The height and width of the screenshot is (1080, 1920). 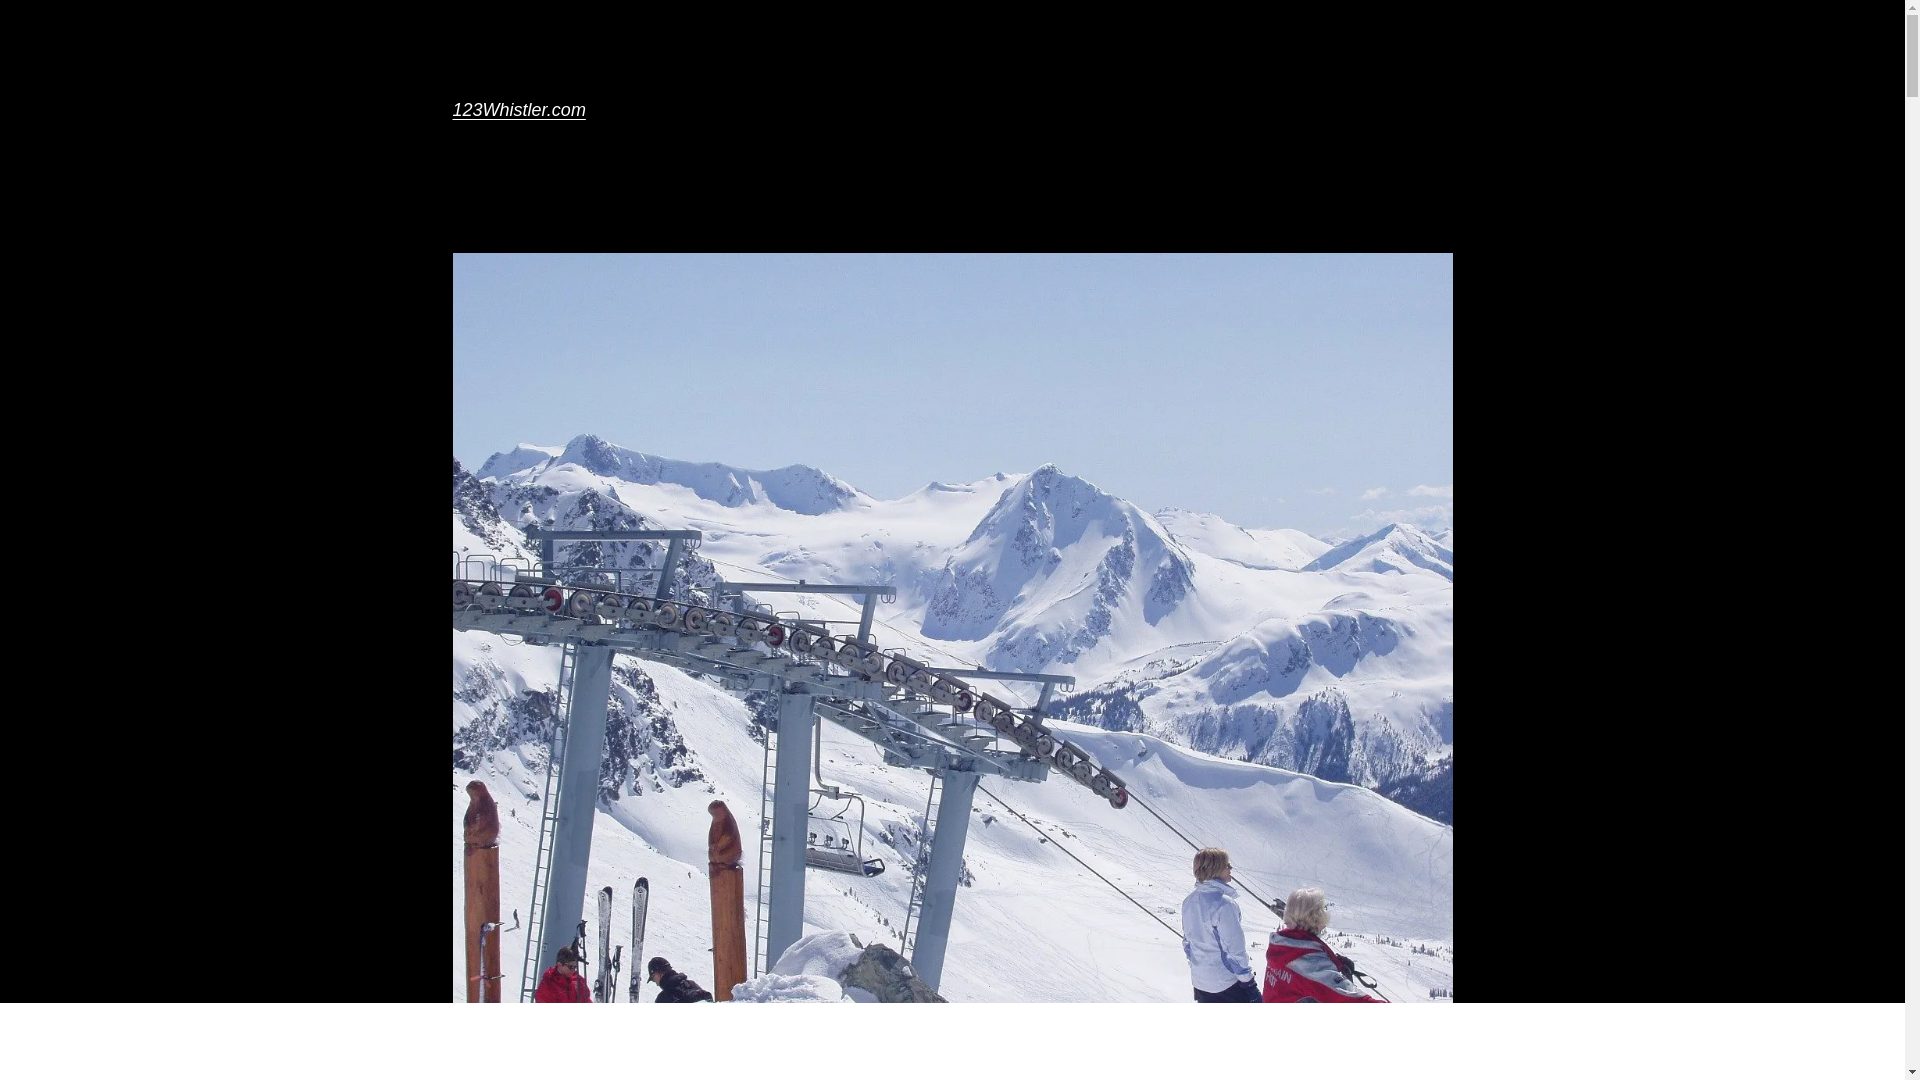 What do you see at coordinates (518, 110) in the screenshot?
I see `'123Whistler.com'` at bounding box center [518, 110].